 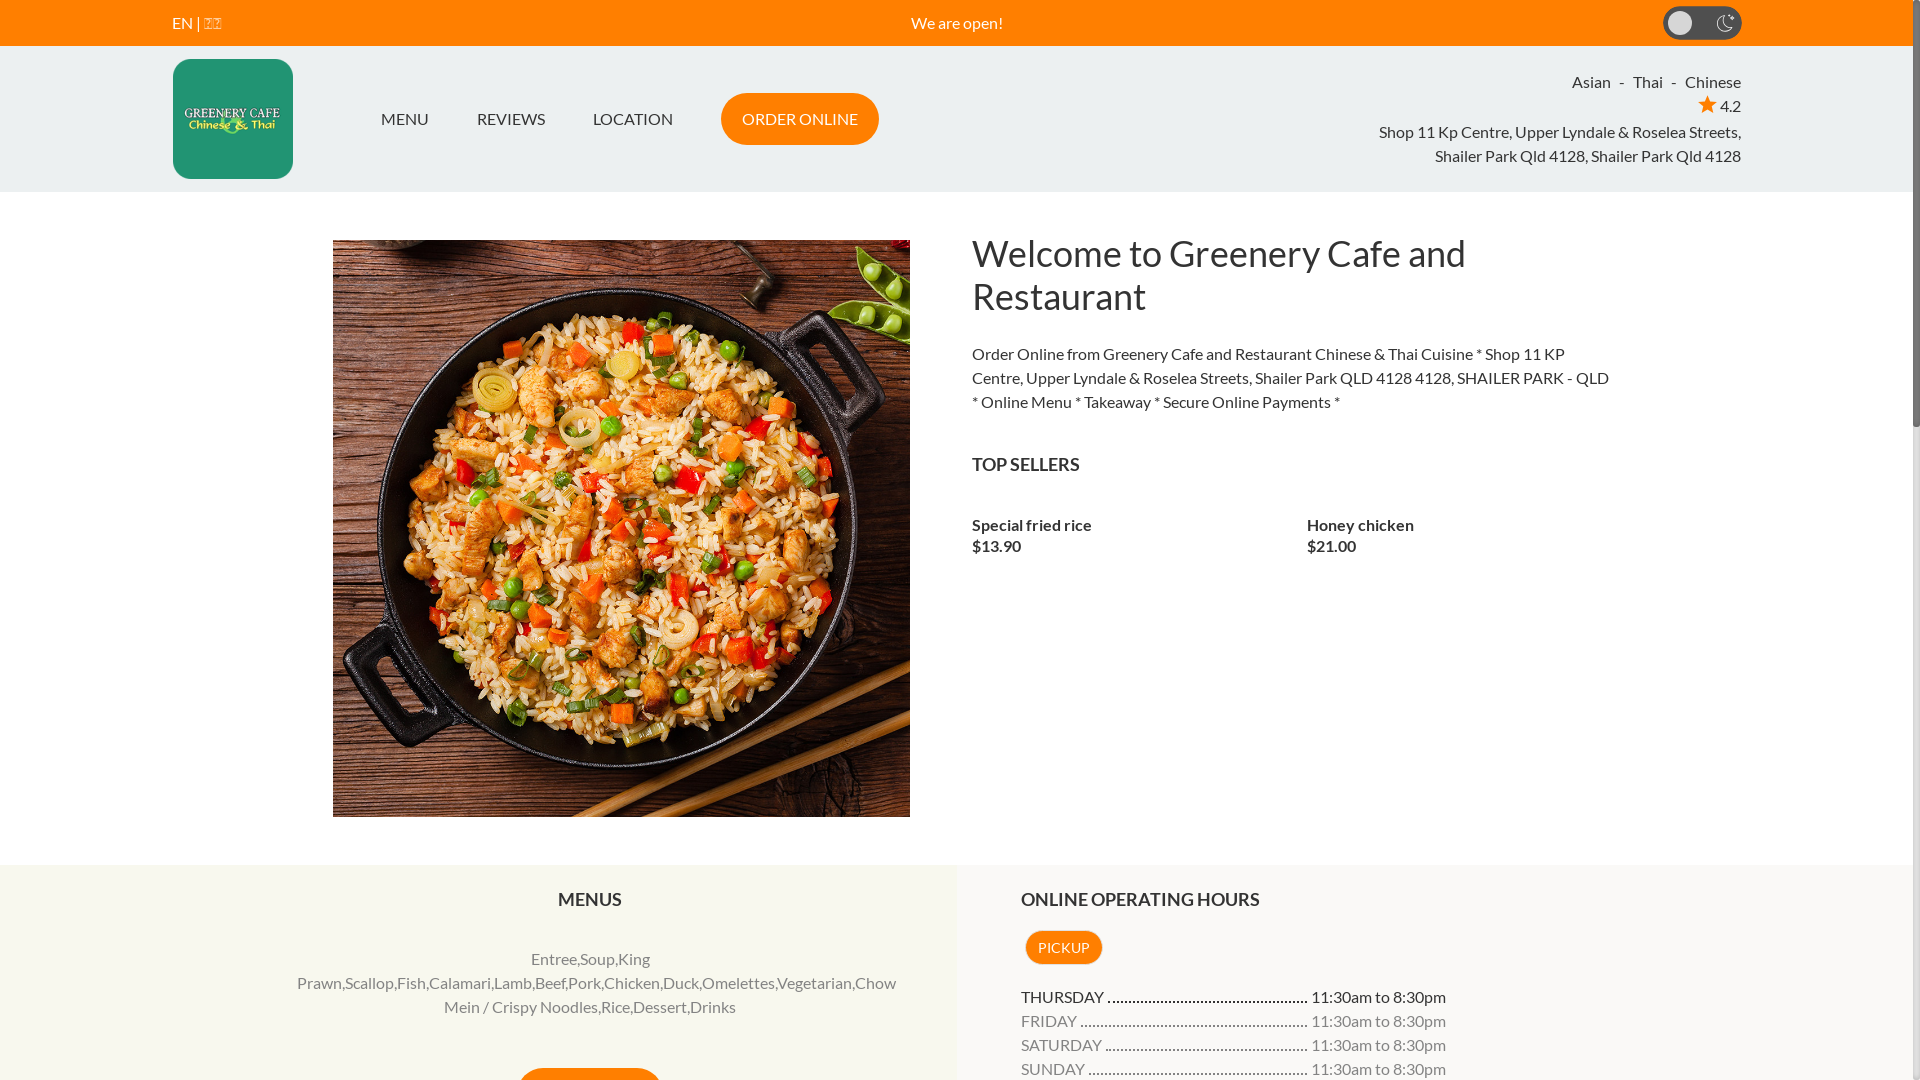 I want to click on 'Drinks', so click(x=713, y=1006).